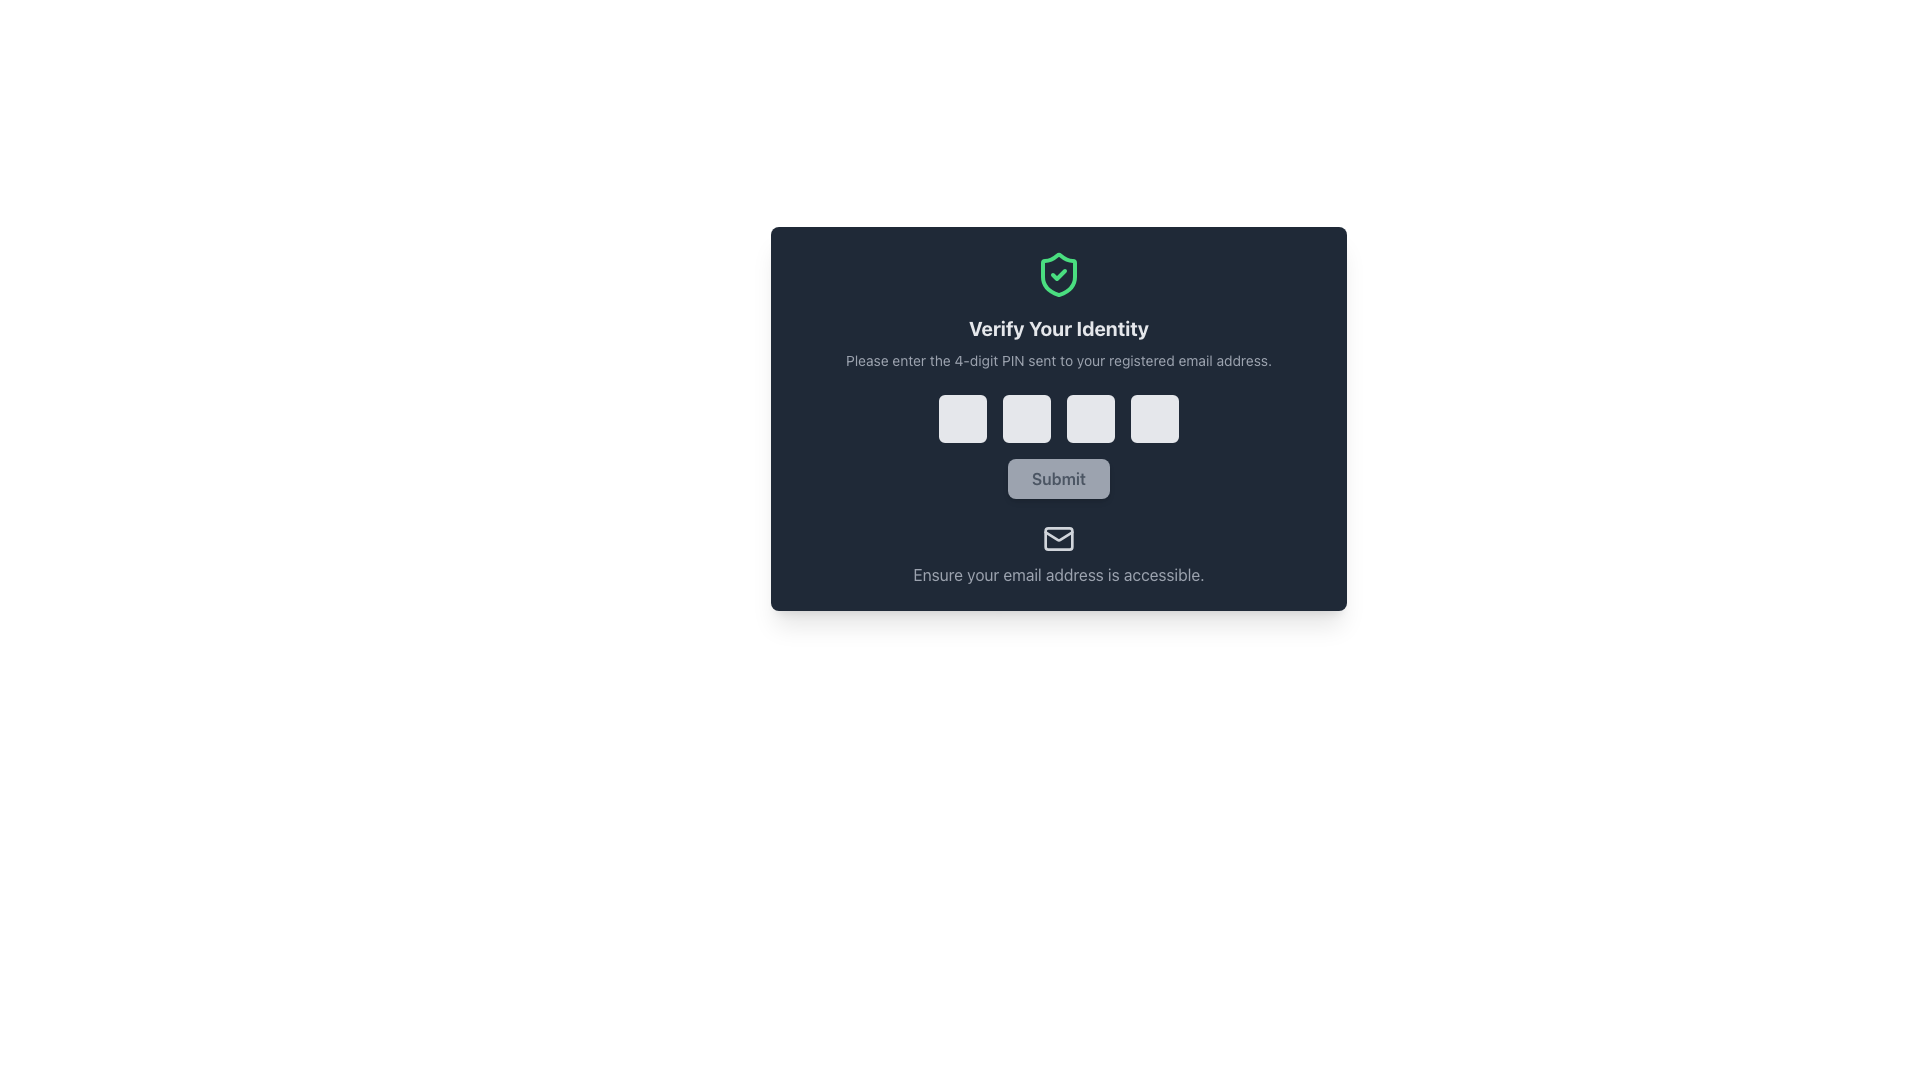  What do you see at coordinates (1058, 274) in the screenshot?
I see `the secure identity confirmation icon located above the 'Verify Your Identity' title text and centrally aligned with the input fields` at bounding box center [1058, 274].